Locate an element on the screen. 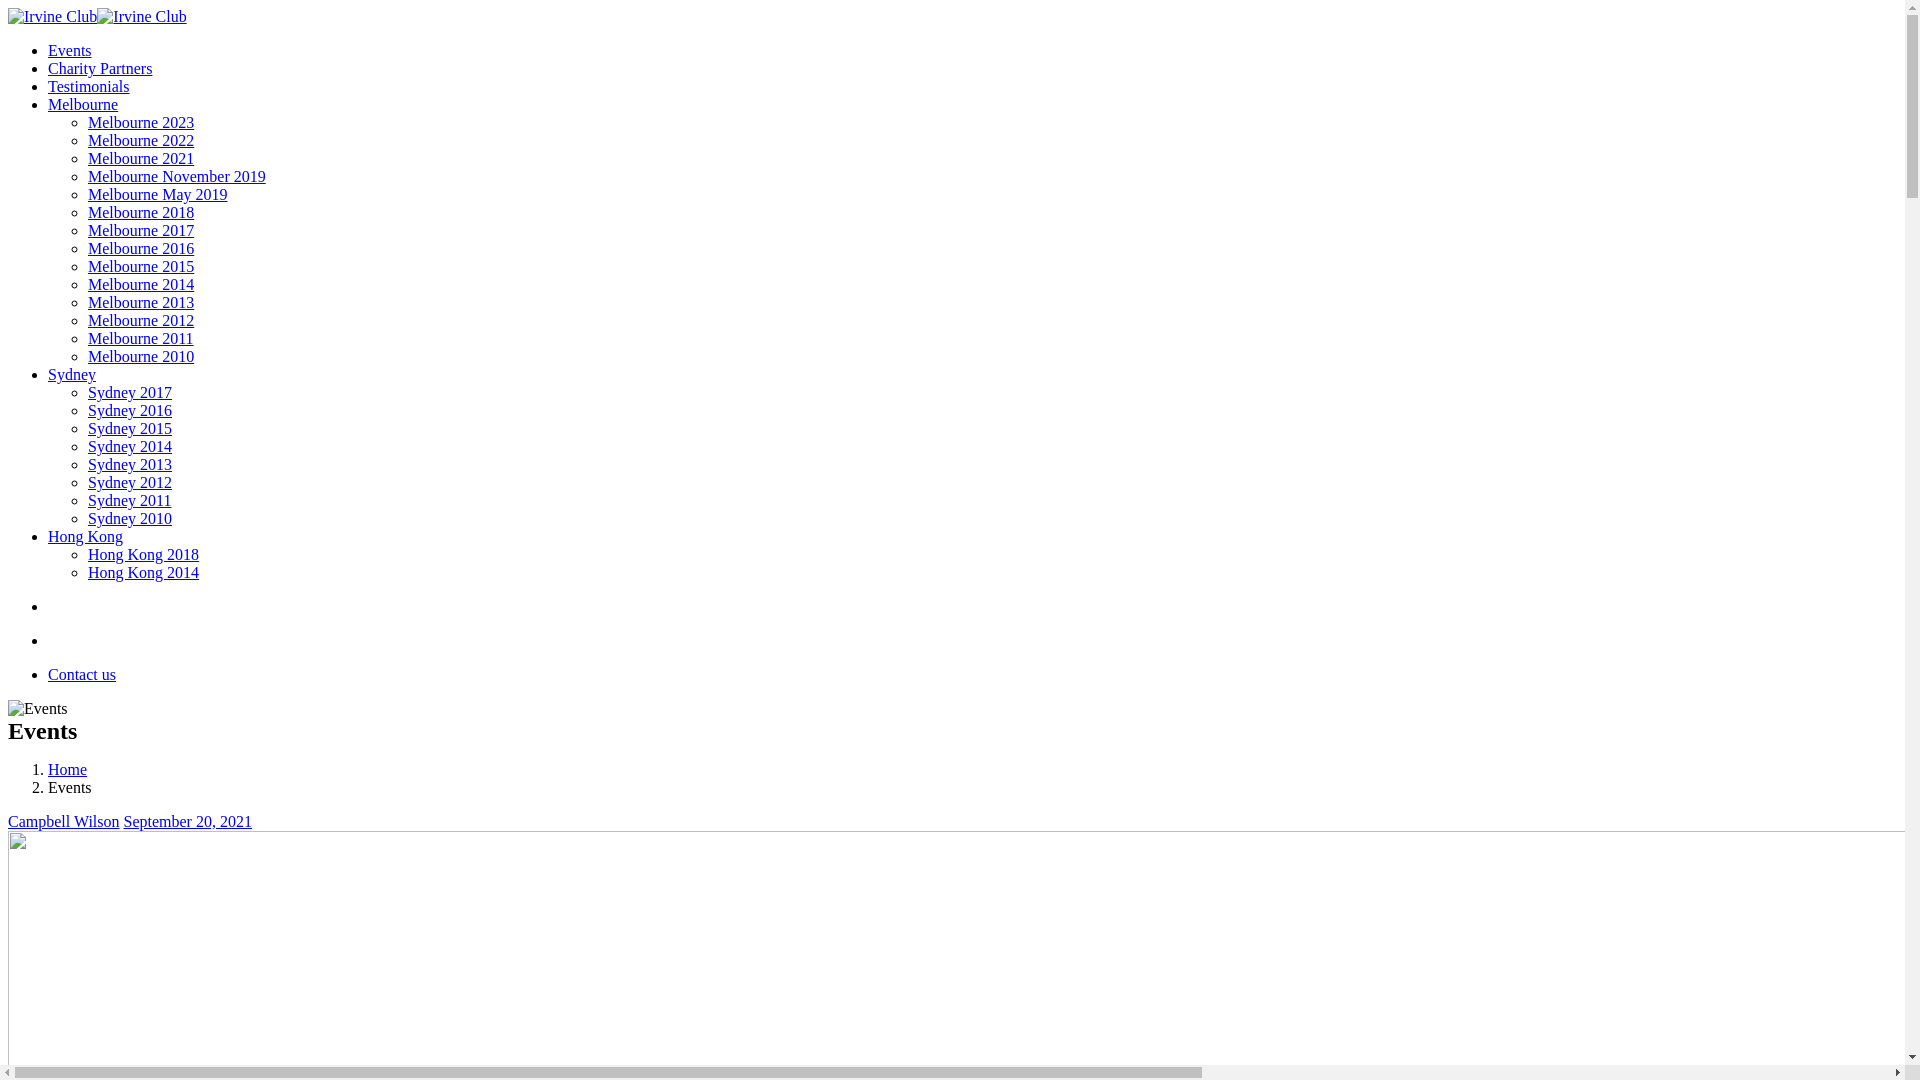  'Melbourne May 2019' is located at coordinates (157, 194).